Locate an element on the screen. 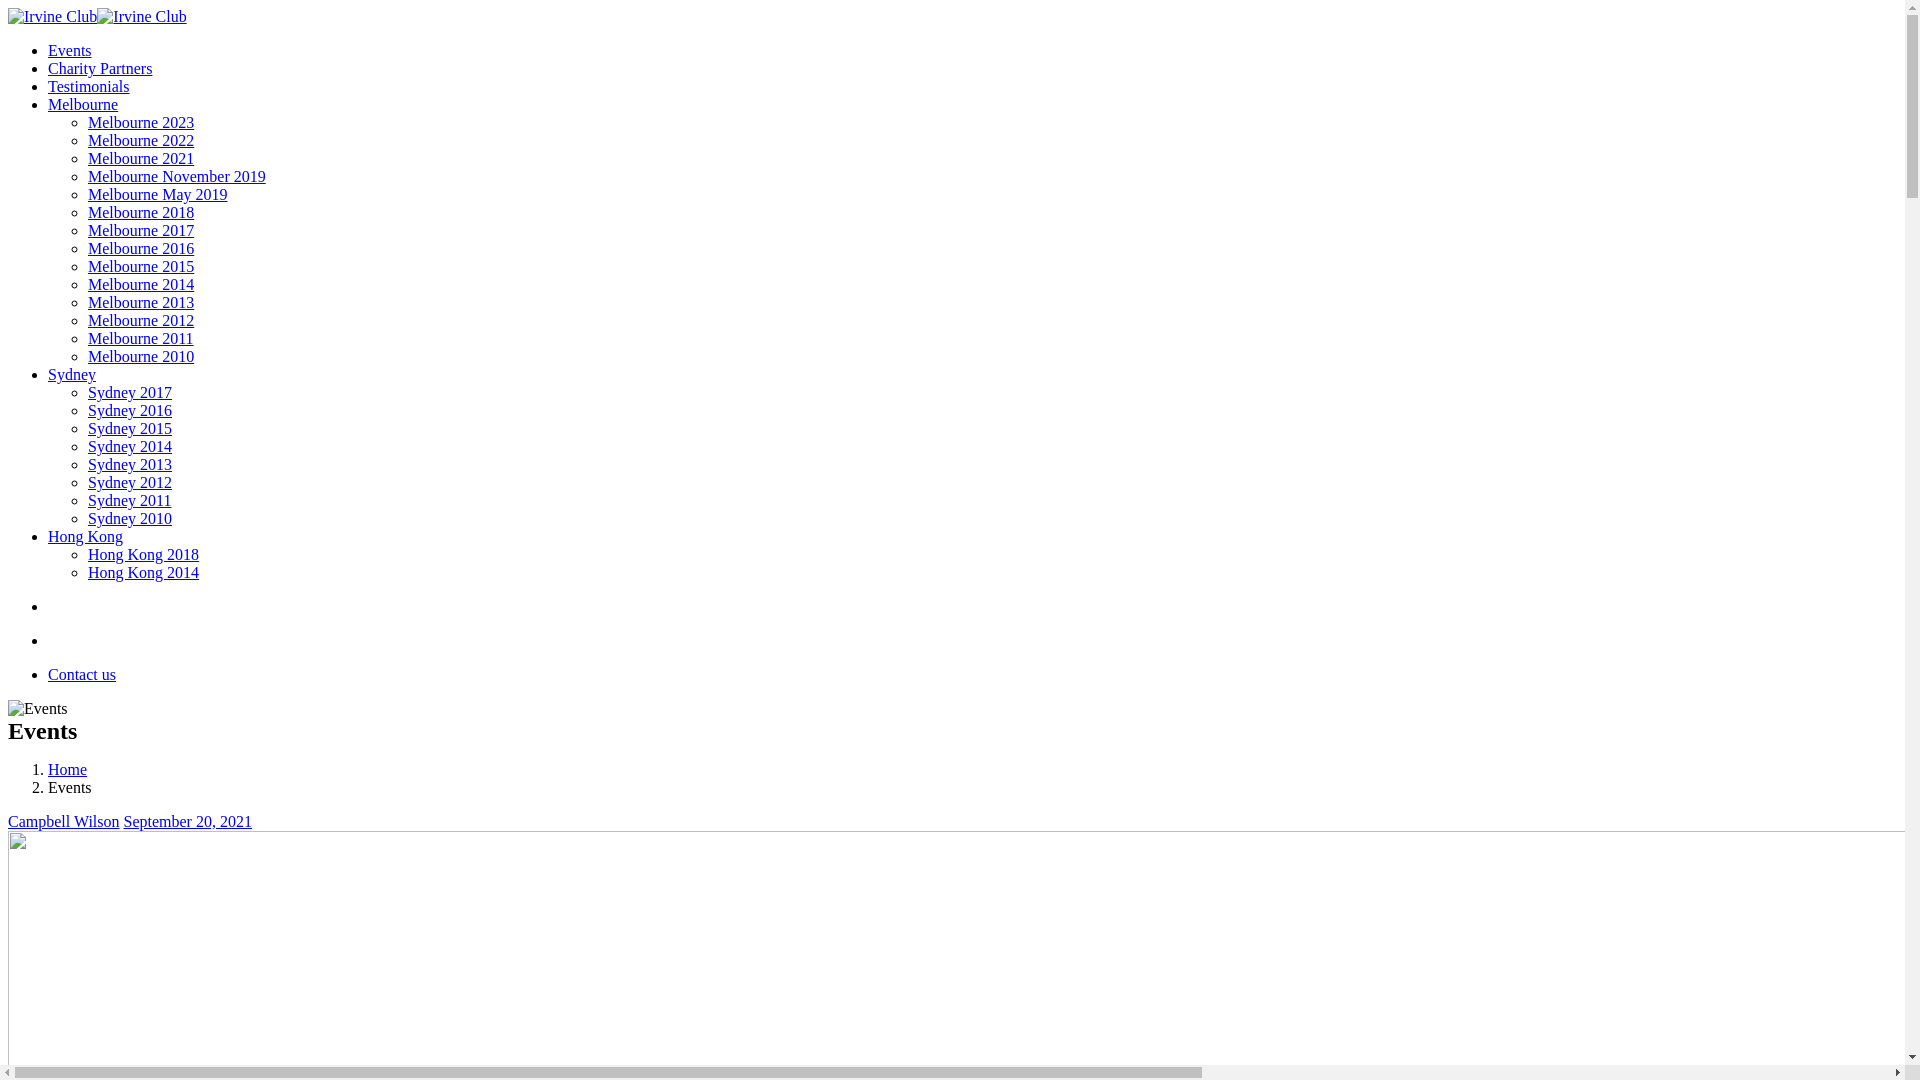  'Melbourne May 2019' is located at coordinates (157, 194).